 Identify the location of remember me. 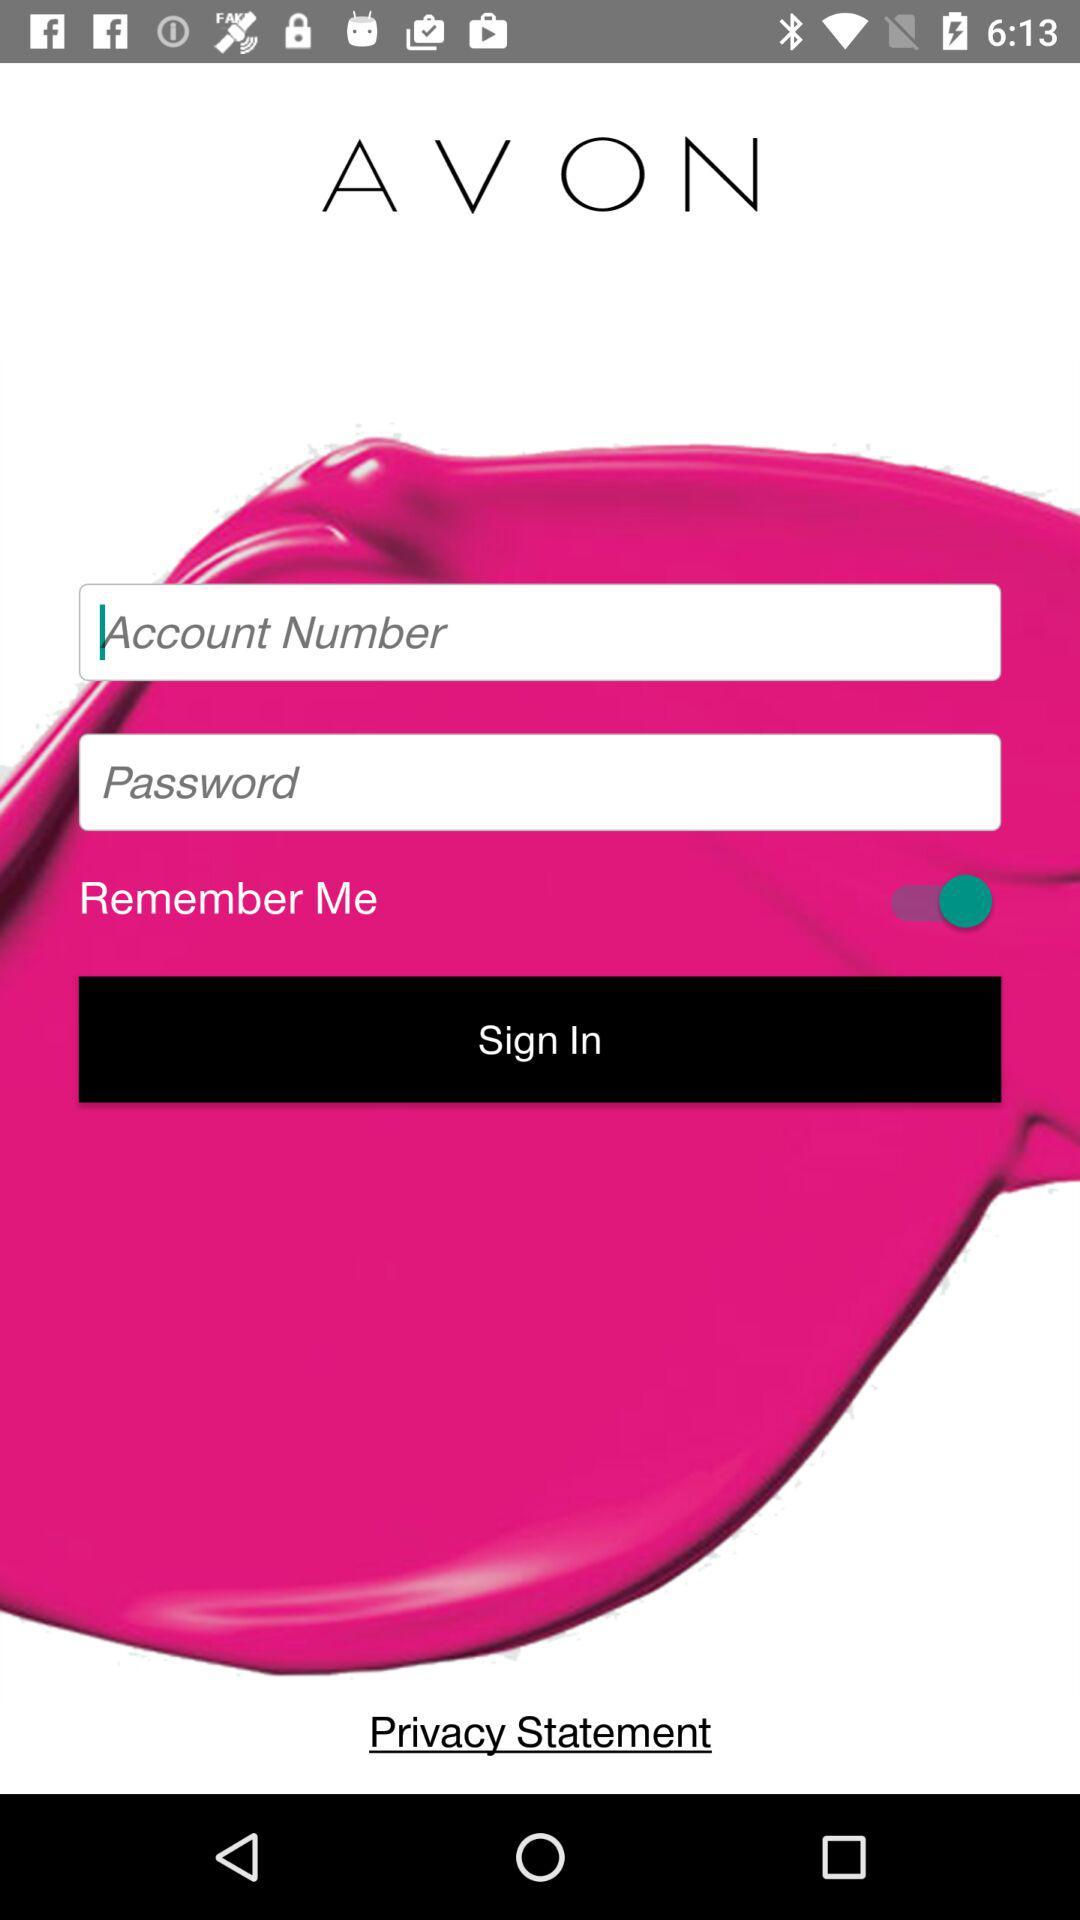
(938, 900).